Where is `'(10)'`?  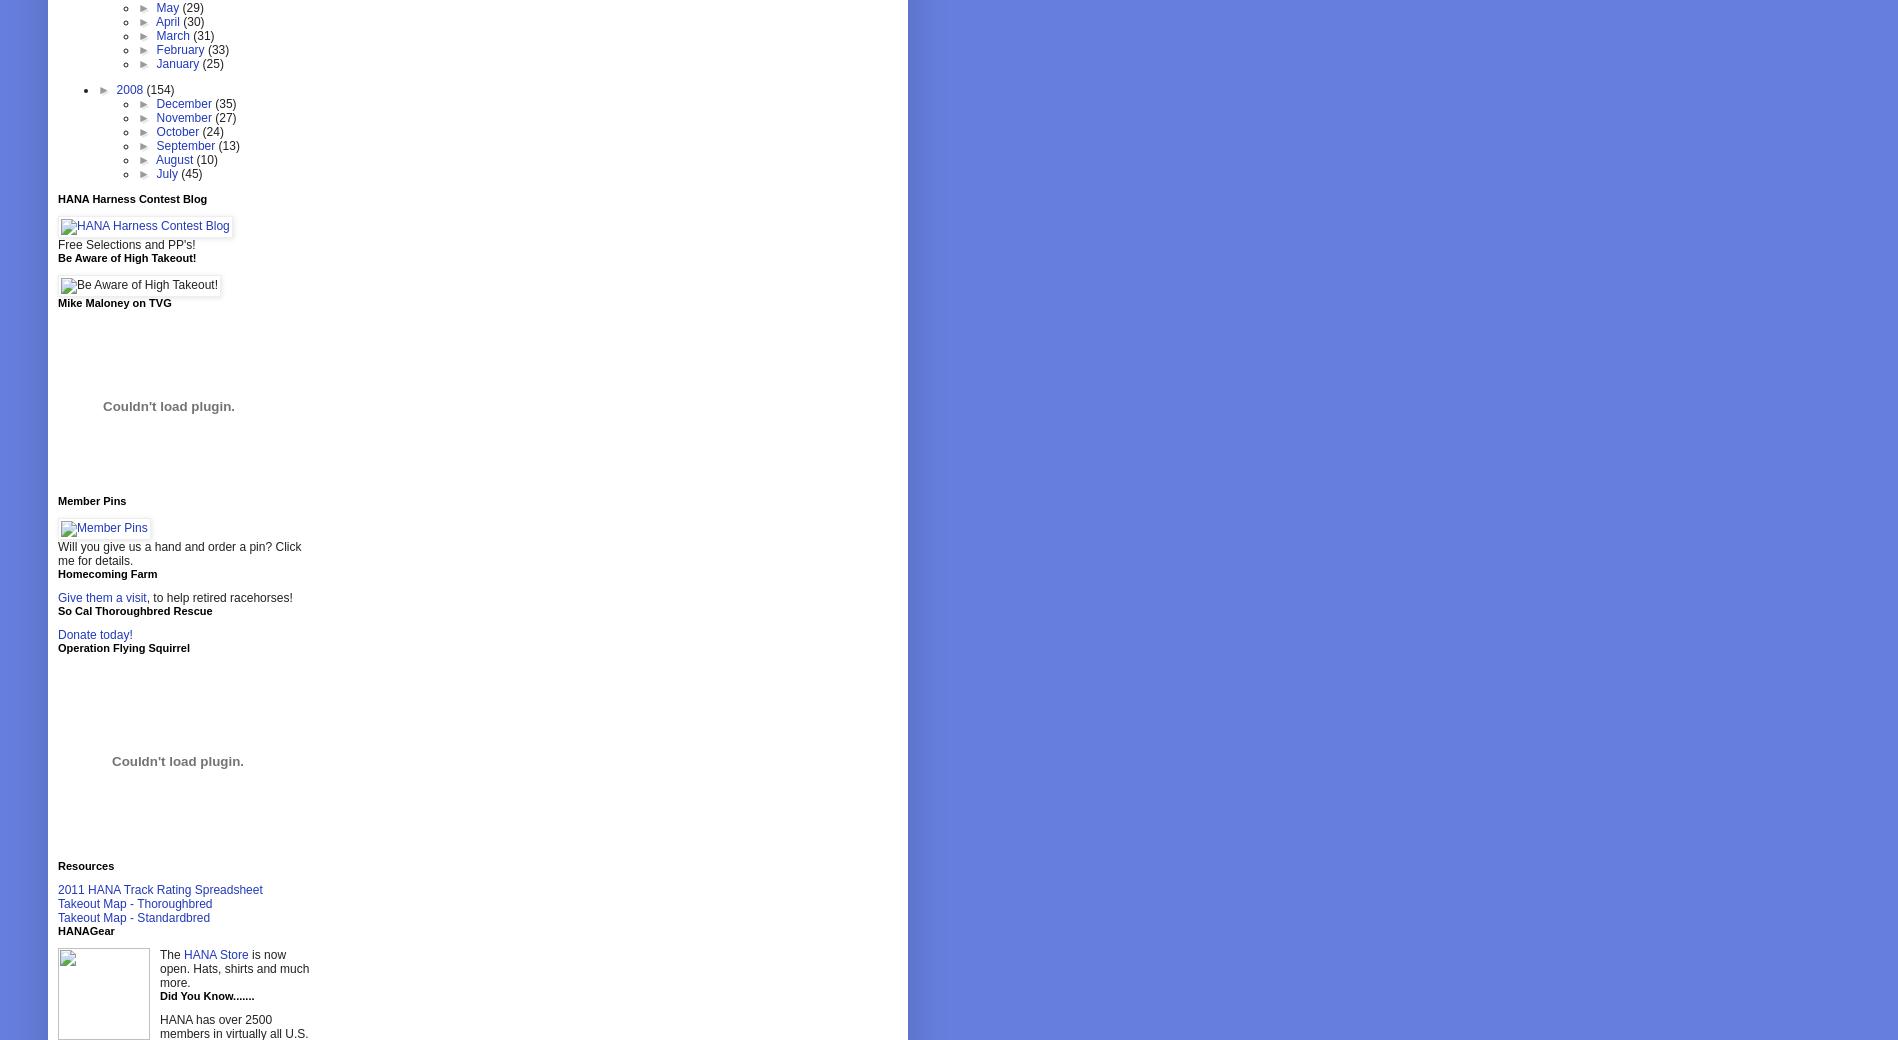
'(10)' is located at coordinates (205, 159).